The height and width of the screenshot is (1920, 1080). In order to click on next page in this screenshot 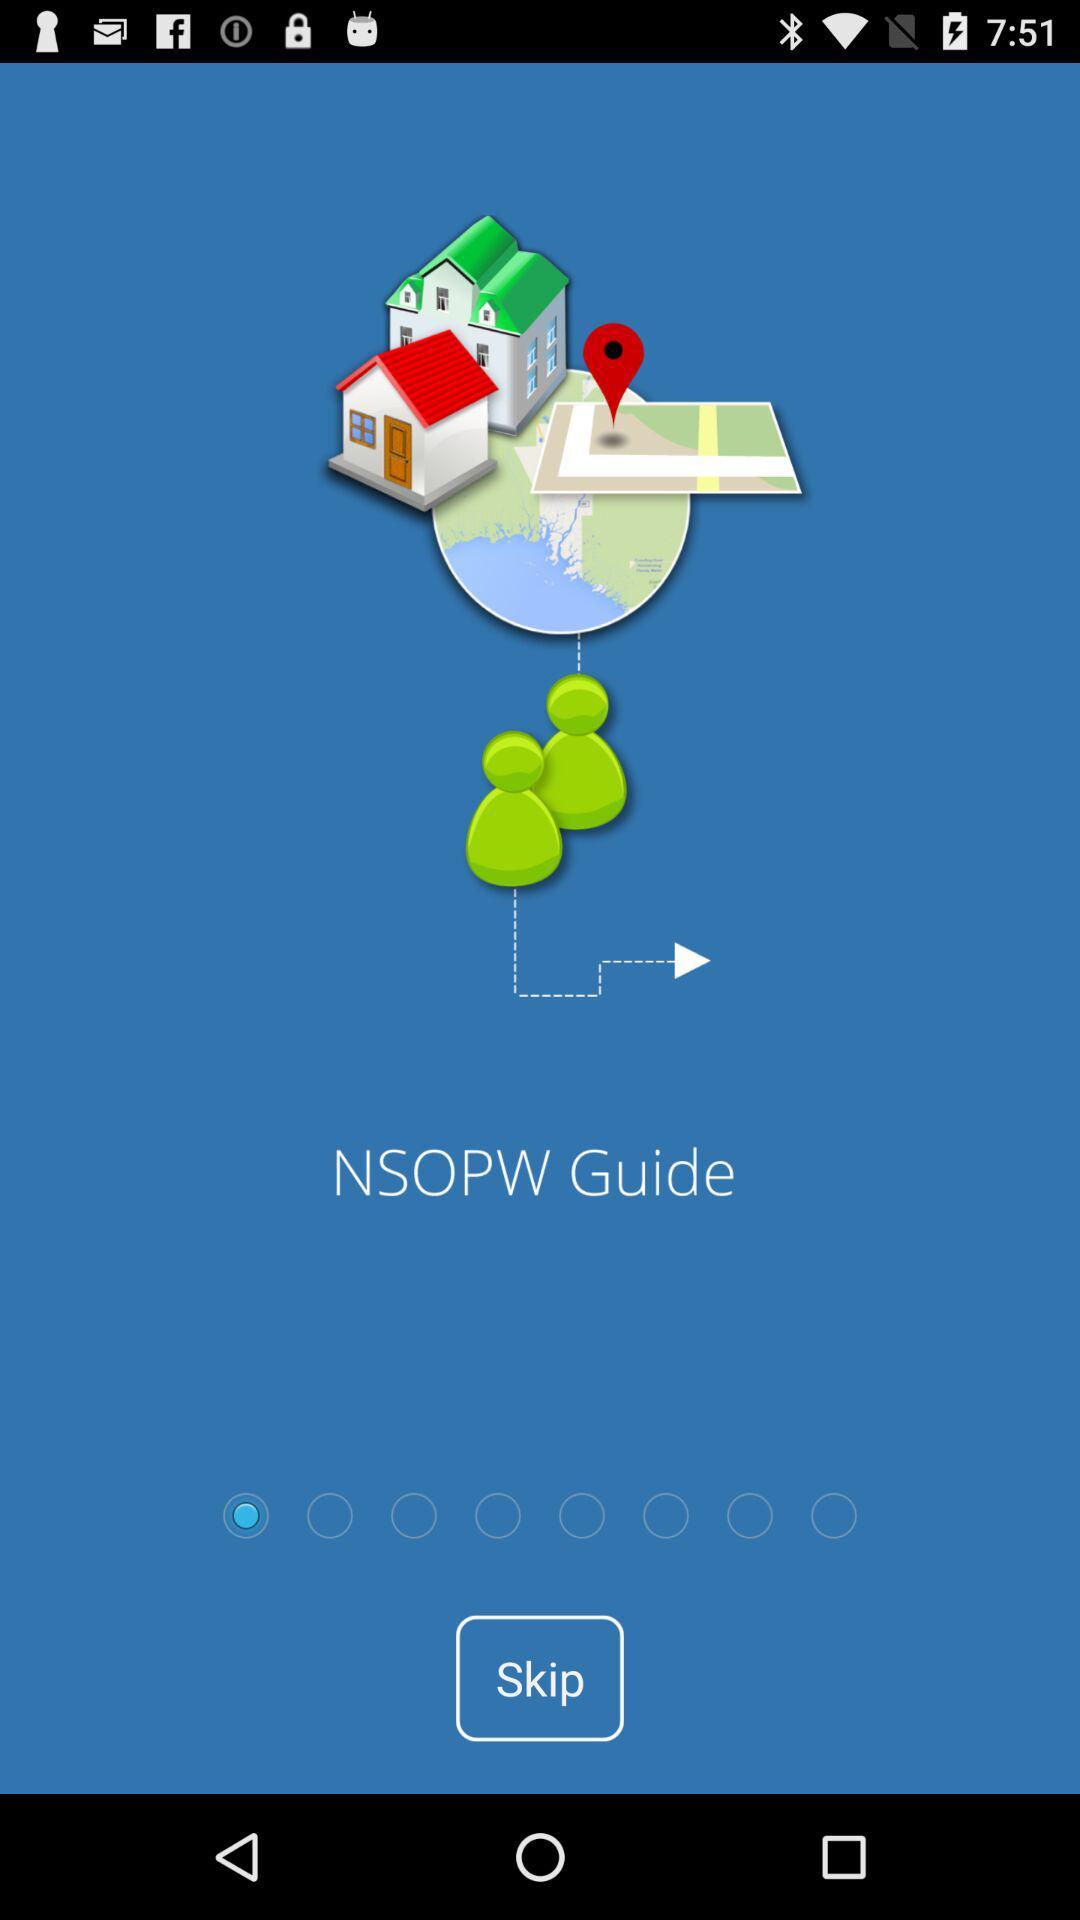, I will do `click(749, 1515)`.